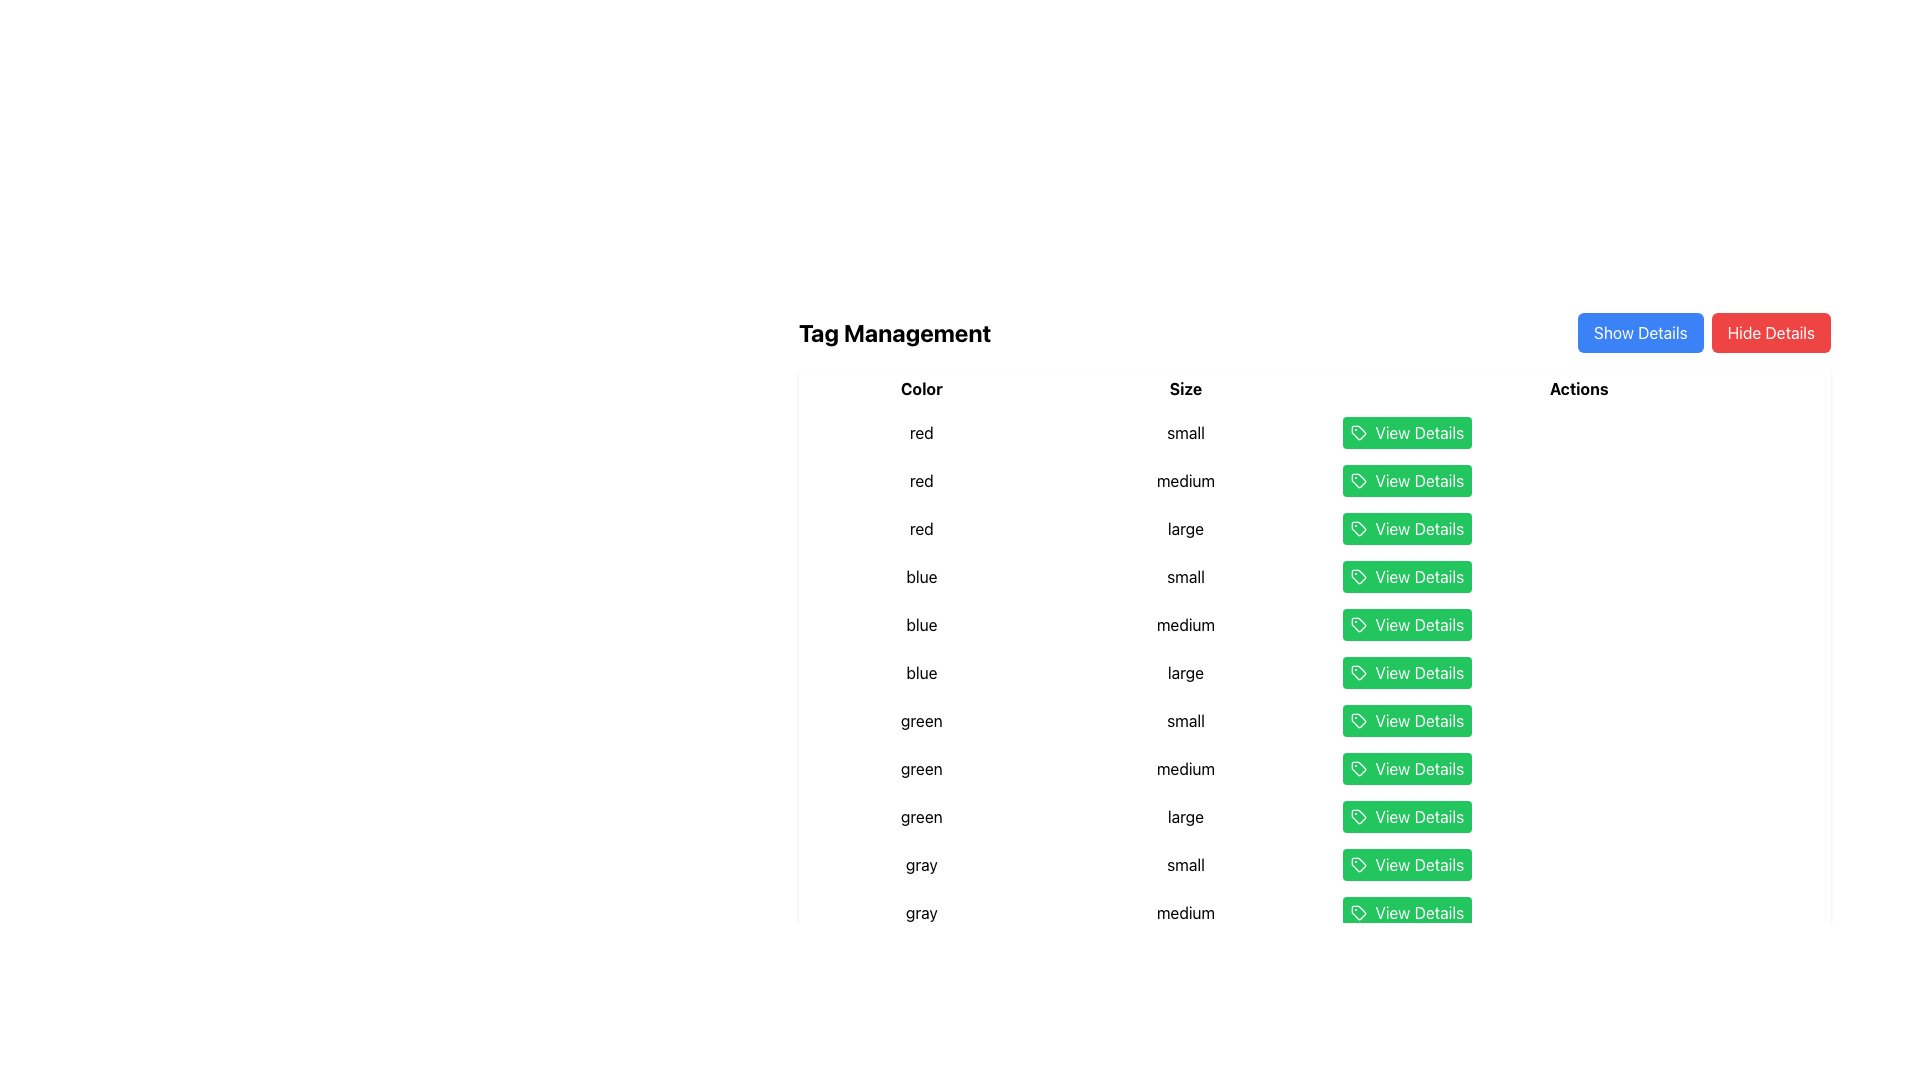  What do you see at coordinates (1359, 863) in the screenshot?
I see `the 'View Details' button that contains the green tag icon located on the left side of the button, found in the row where 'Color' is 'gray' and 'Size' is 'small'` at bounding box center [1359, 863].